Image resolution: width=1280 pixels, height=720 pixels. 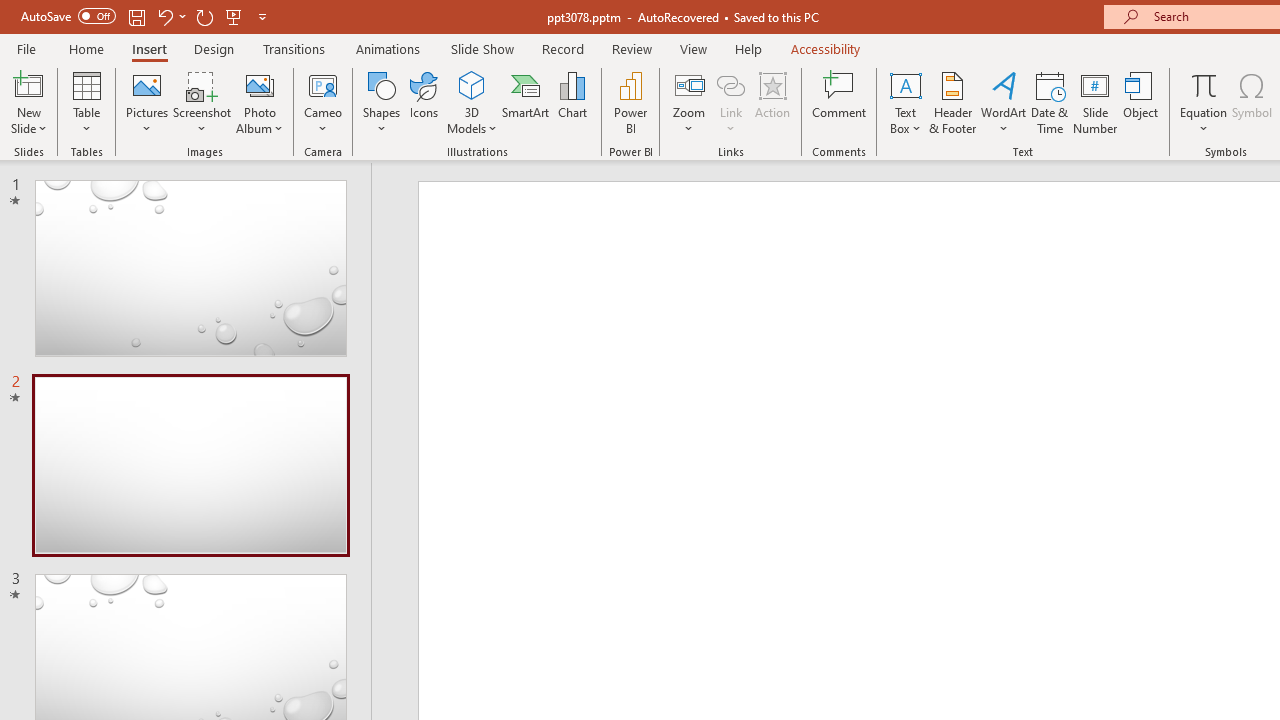 I want to click on 'Screenshot', so click(x=202, y=103).